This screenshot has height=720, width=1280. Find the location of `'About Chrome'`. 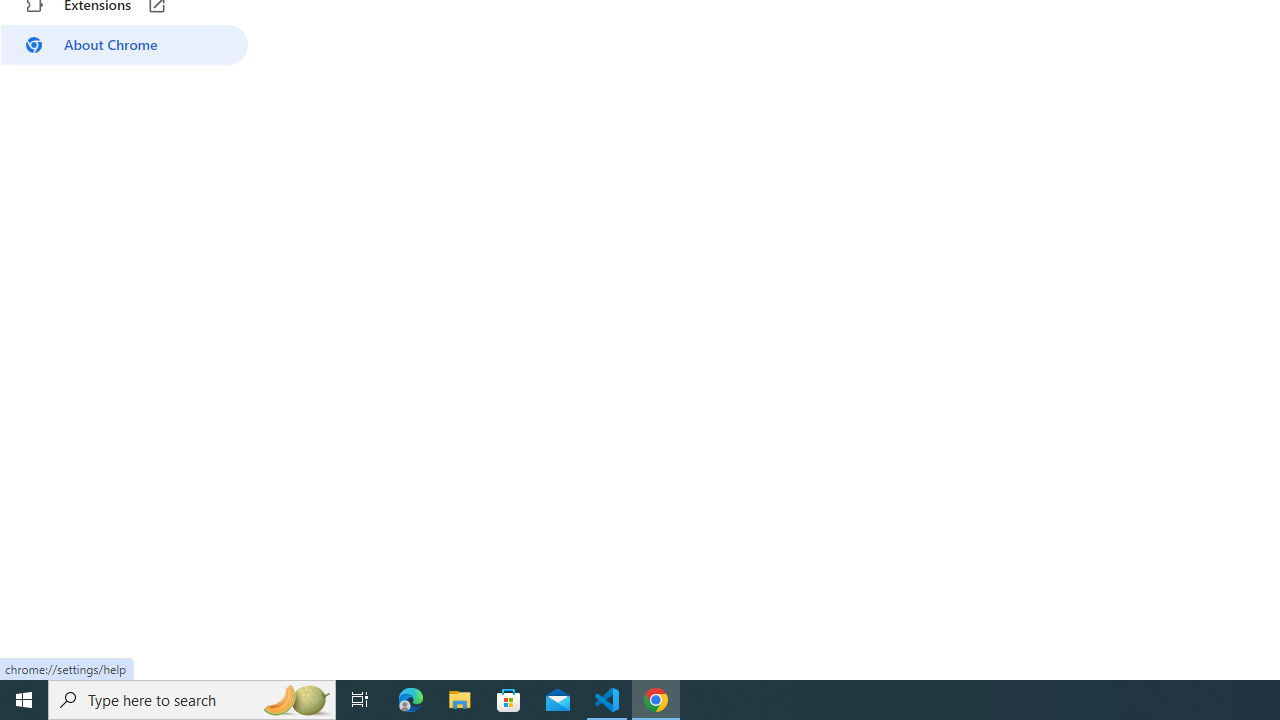

'About Chrome' is located at coordinates (123, 45).